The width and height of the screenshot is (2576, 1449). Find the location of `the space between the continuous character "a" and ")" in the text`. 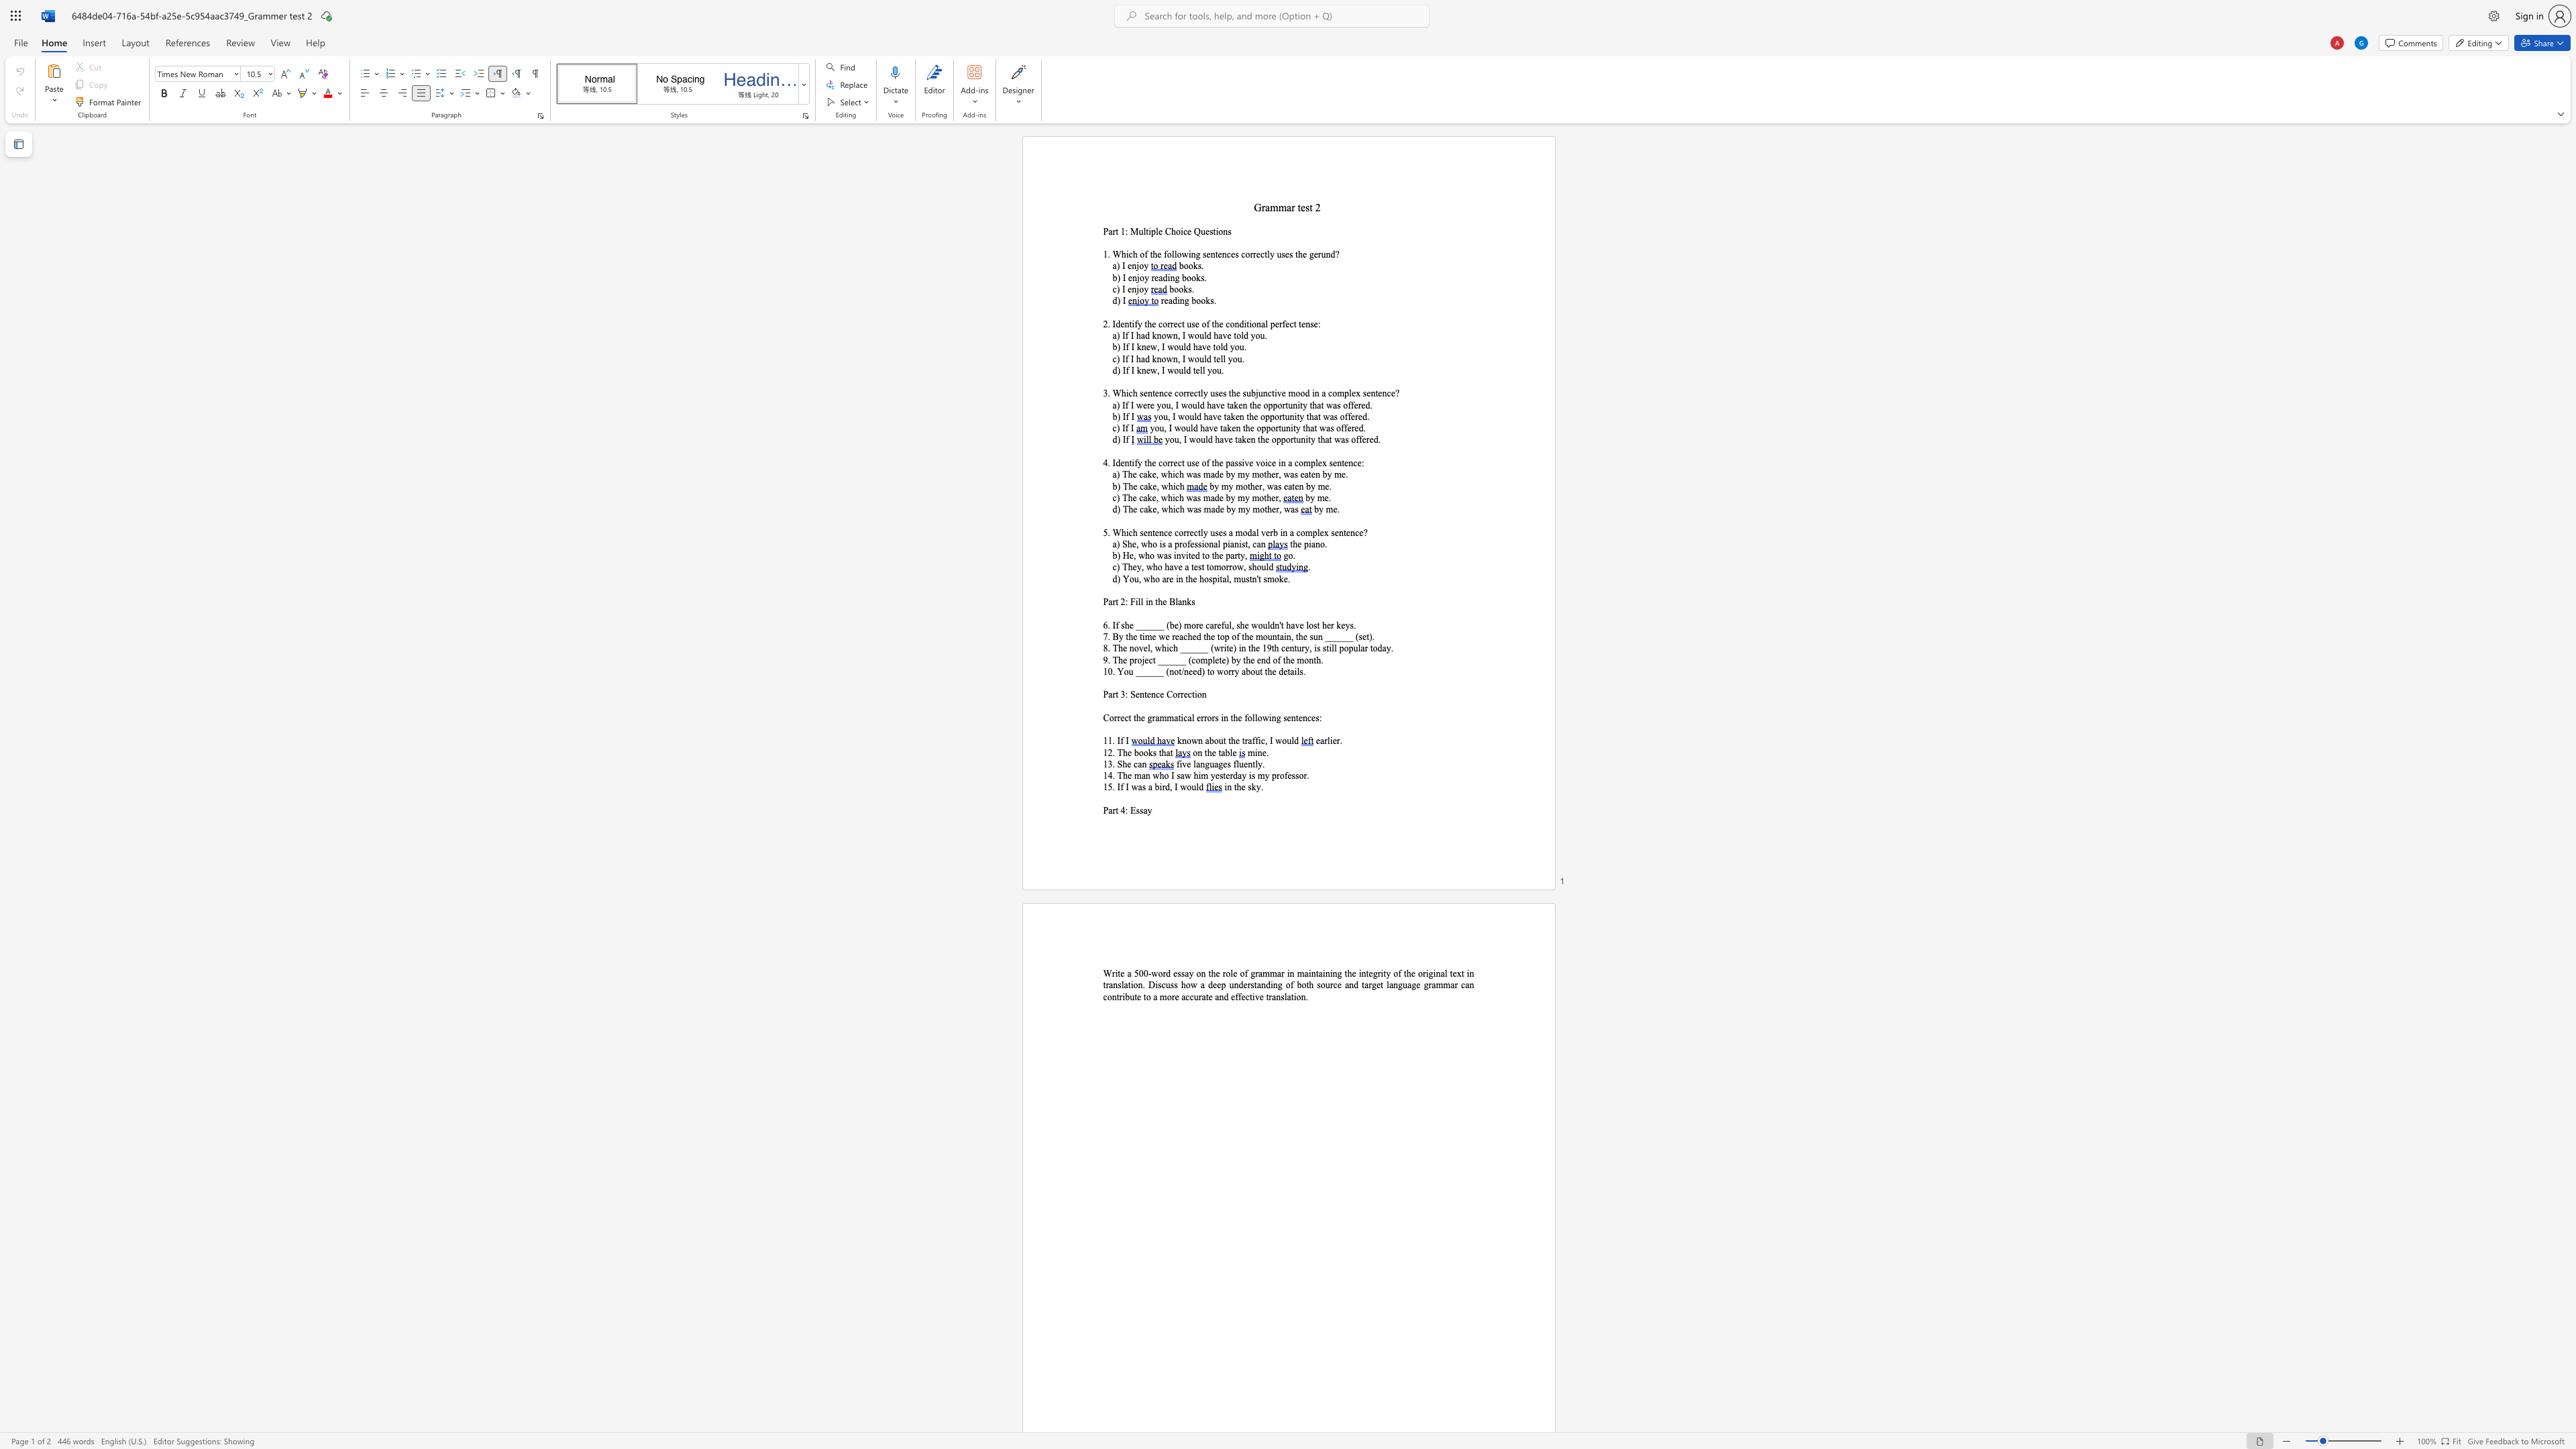

the space between the continuous character "a" and ")" in the text is located at coordinates (1116, 474).